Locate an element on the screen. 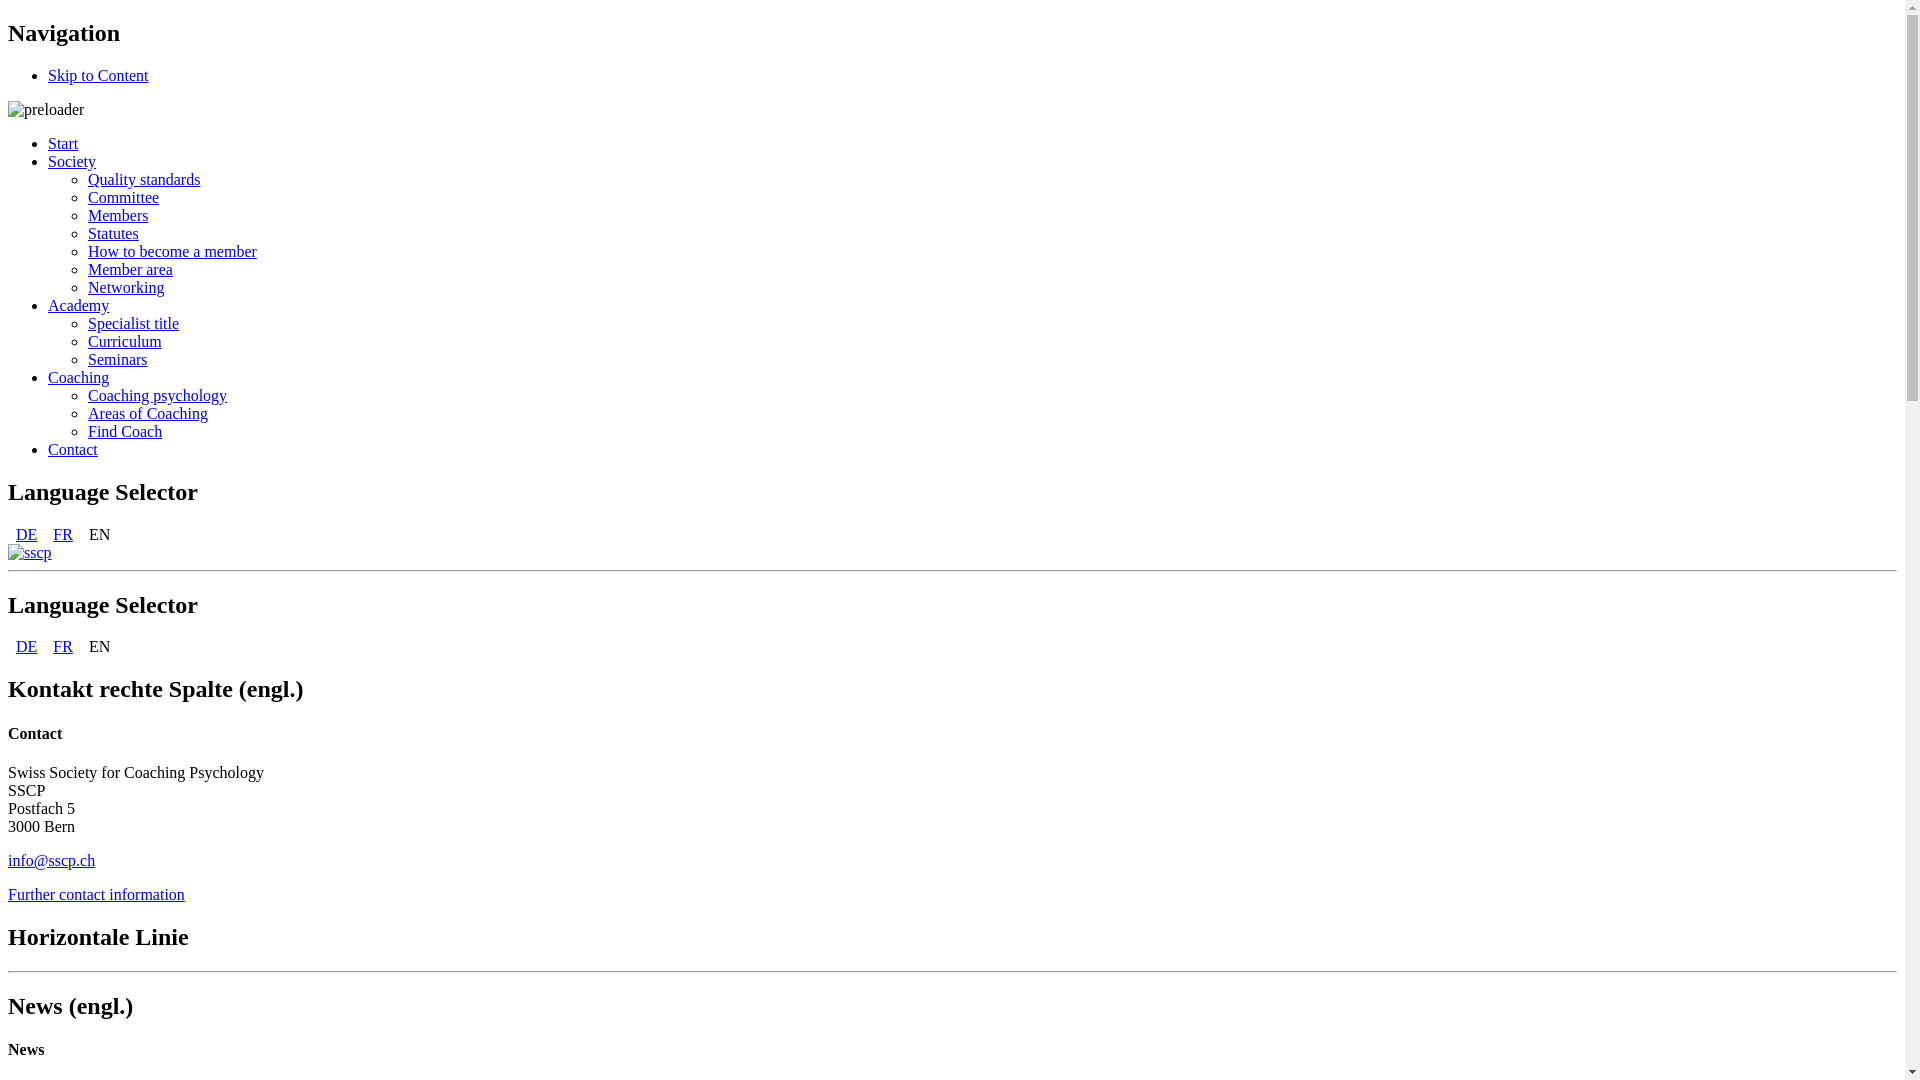  'Member area' is located at coordinates (86, 268).